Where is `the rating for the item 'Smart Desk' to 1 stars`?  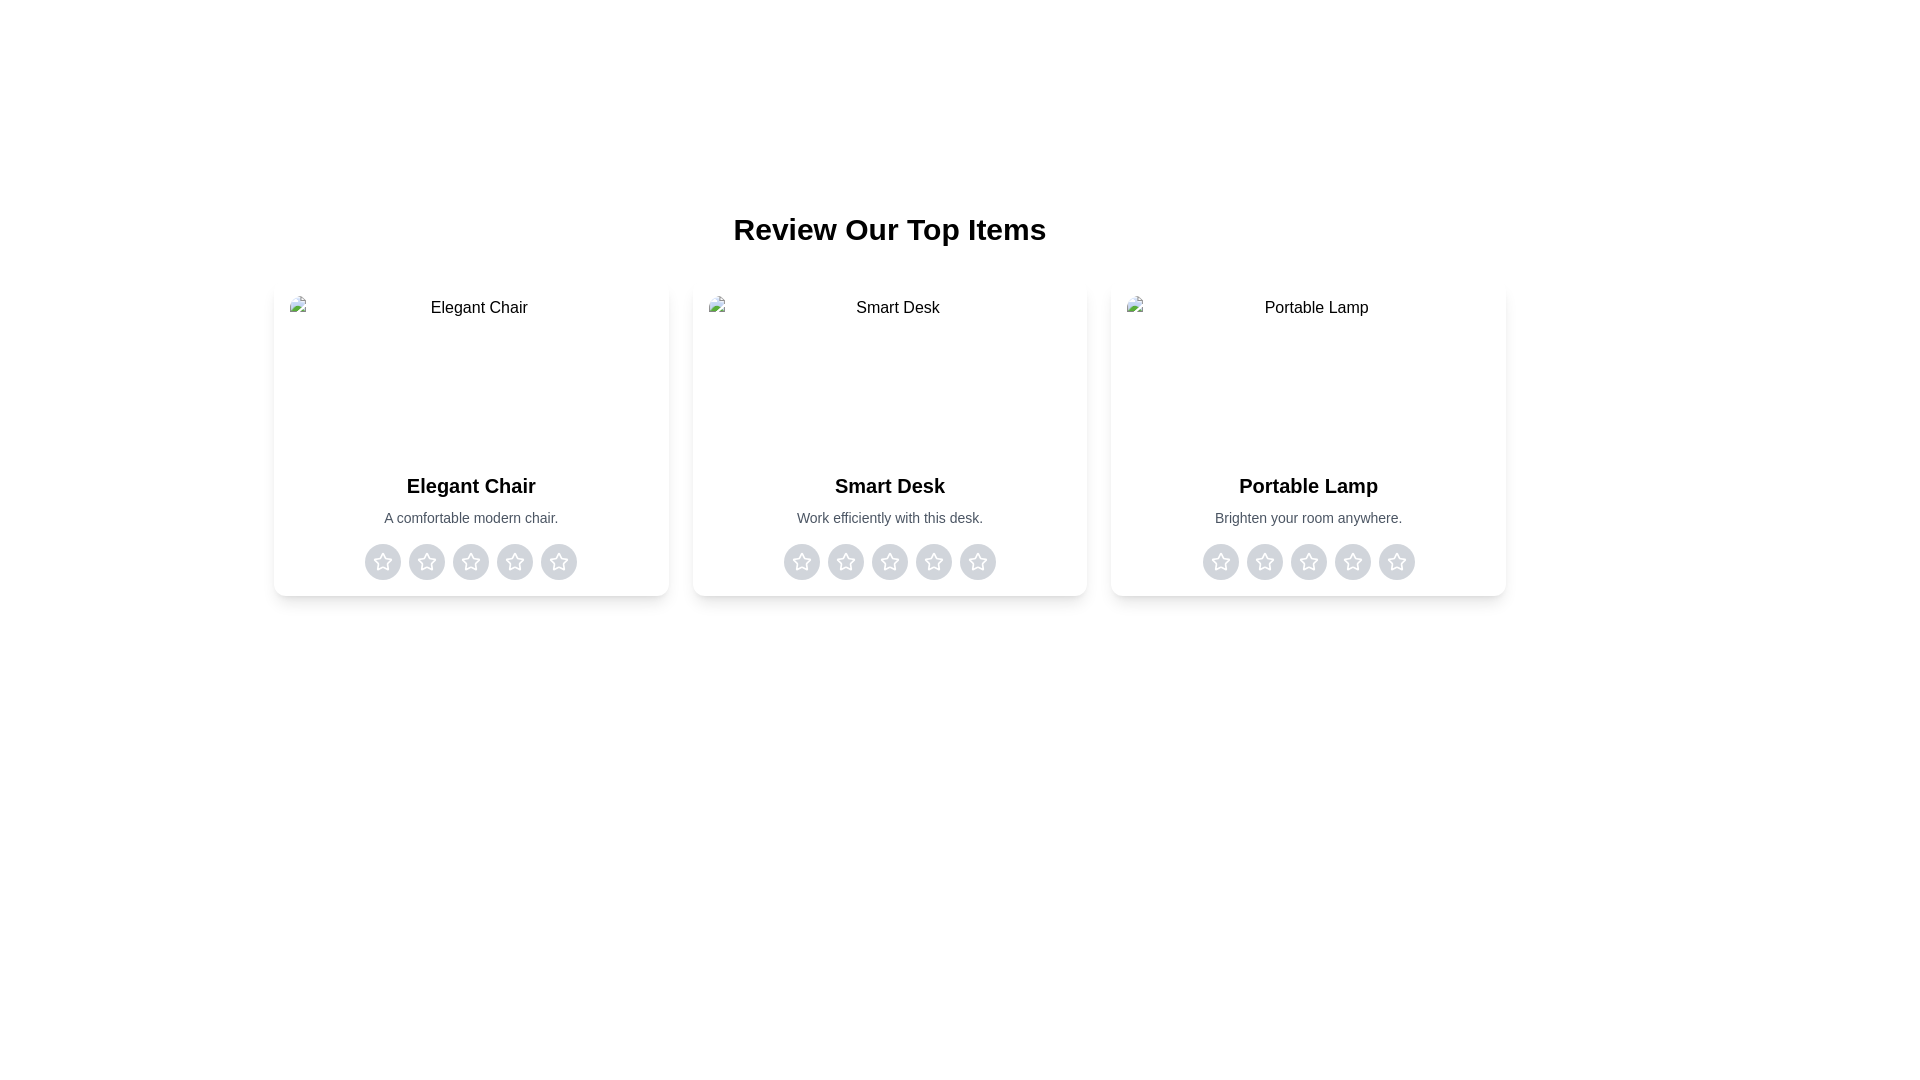 the rating for the item 'Smart Desk' to 1 stars is located at coordinates (801, 562).